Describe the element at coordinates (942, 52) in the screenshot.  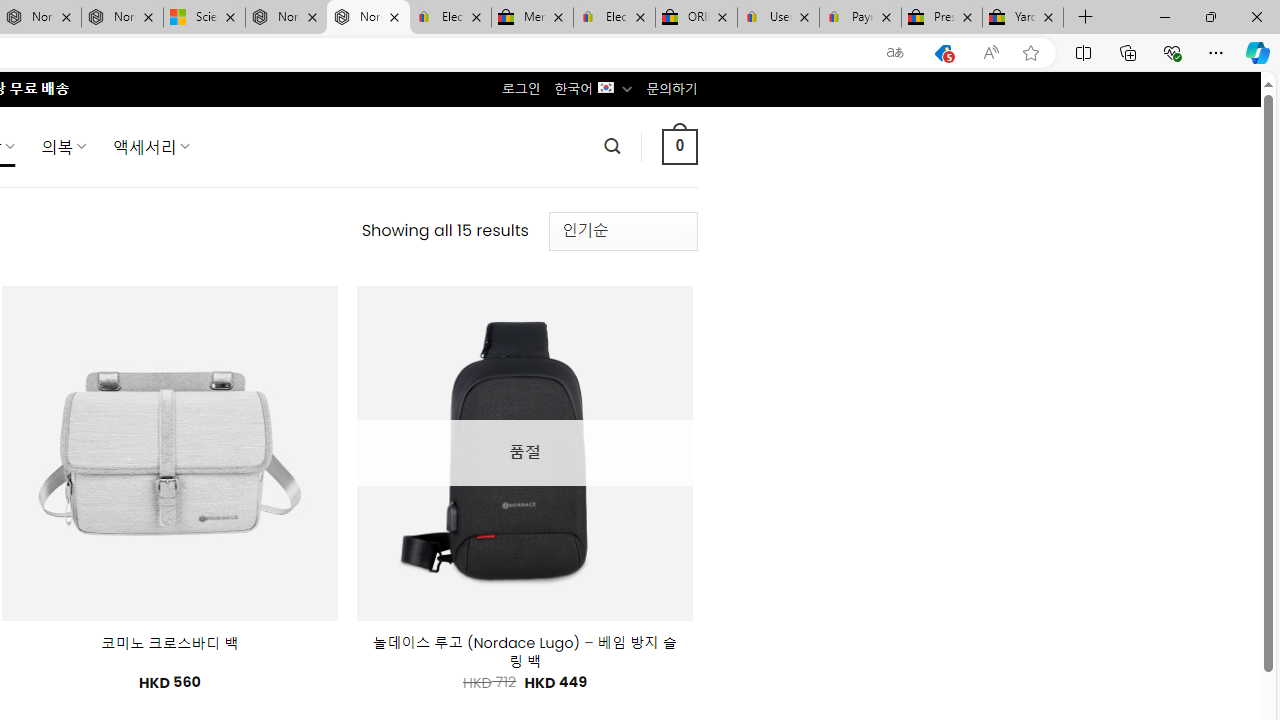
I see `'This site has coupons! Shopping in Microsoft Edge, 5'` at that location.